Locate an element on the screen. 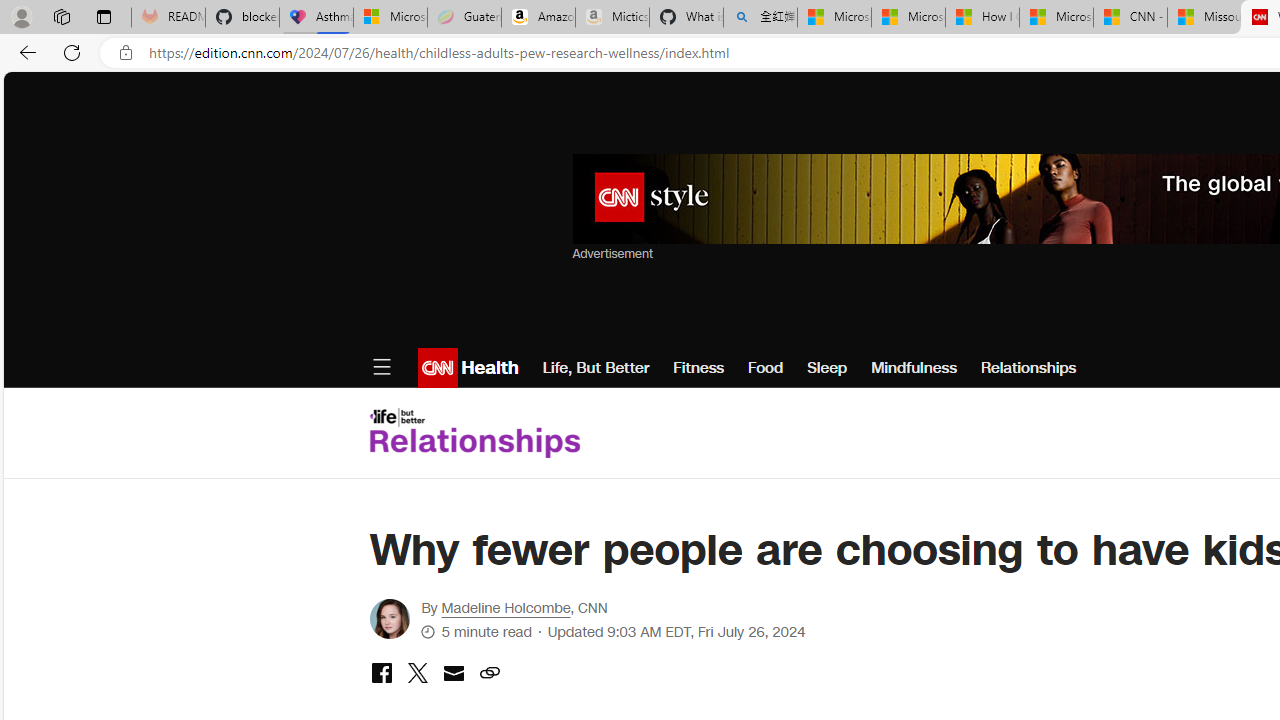  'copy link to clipboard' is located at coordinates (489, 674).